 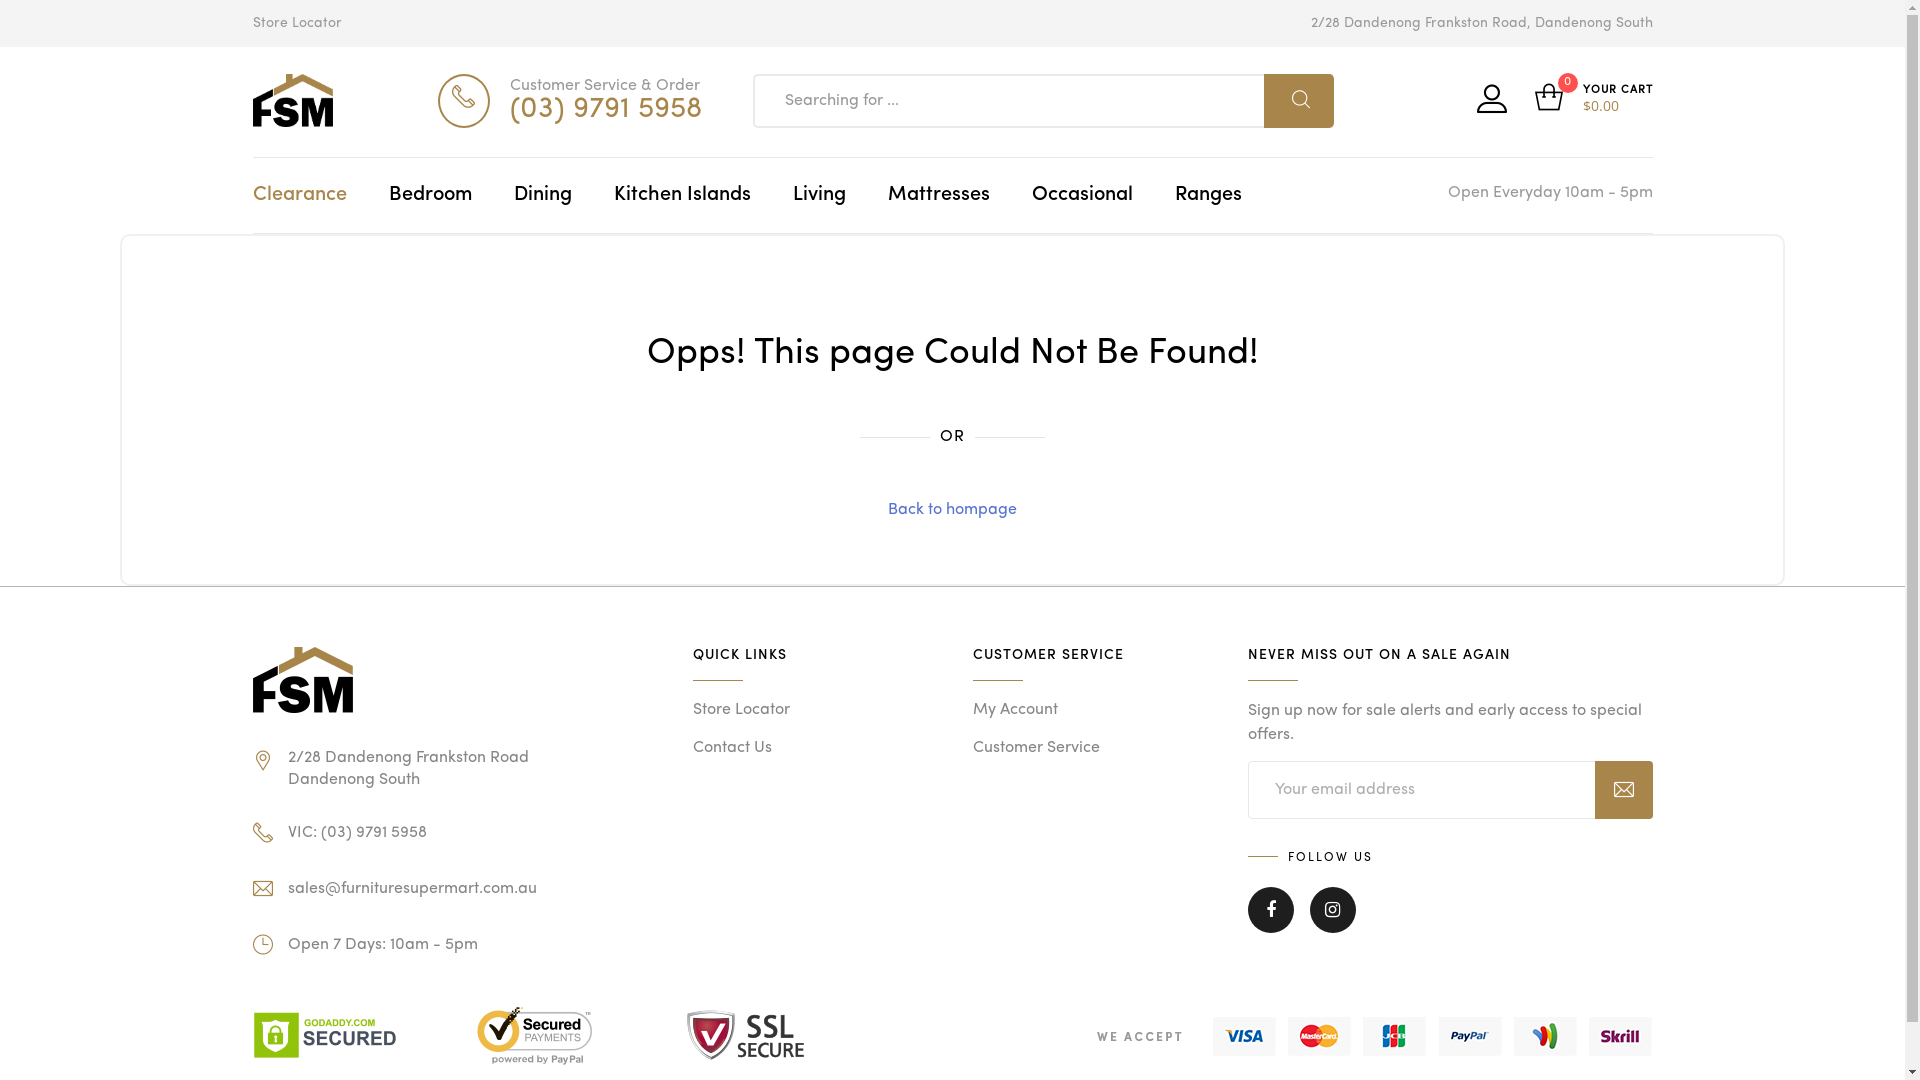 What do you see at coordinates (938, 195) in the screenshot?
I see `'Mattresses'` at bounding box center [938, 195].